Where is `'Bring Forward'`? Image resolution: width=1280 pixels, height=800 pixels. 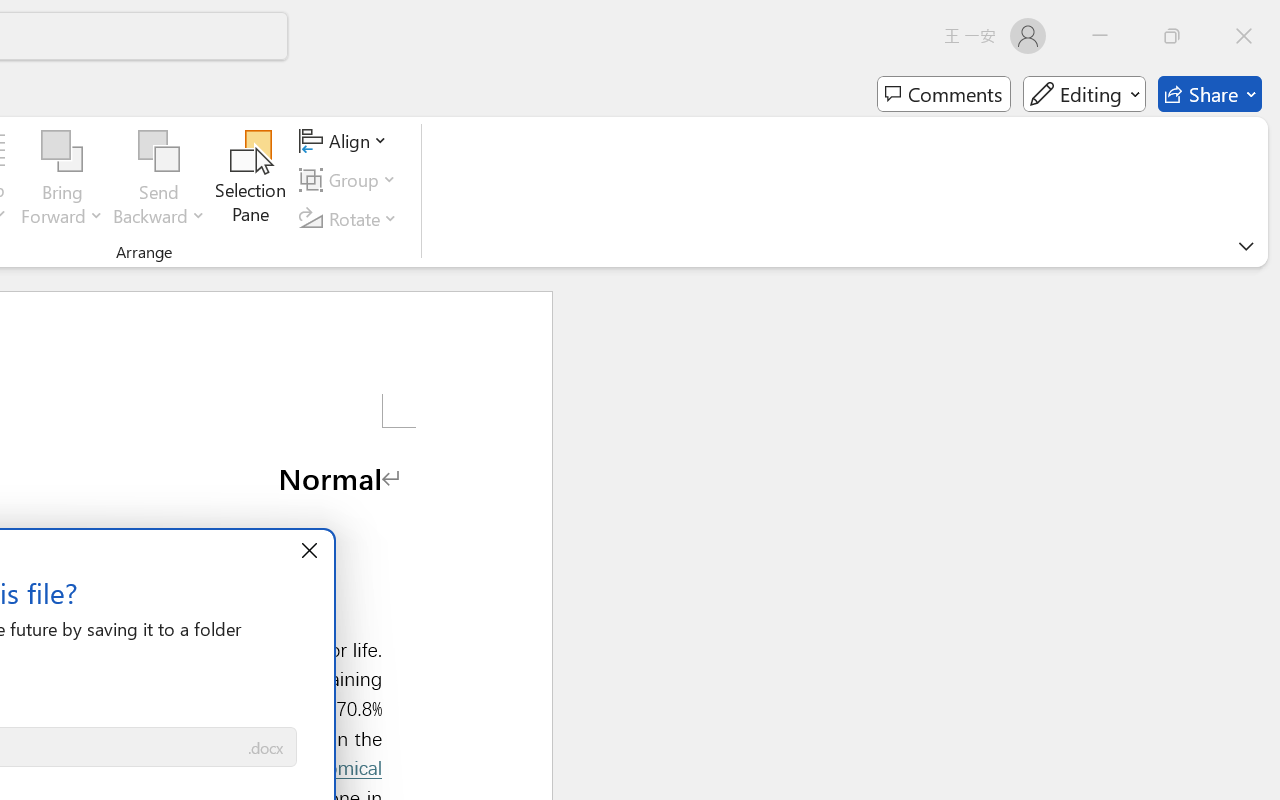 'Bring Forward' is located at coordinates (62, 179).